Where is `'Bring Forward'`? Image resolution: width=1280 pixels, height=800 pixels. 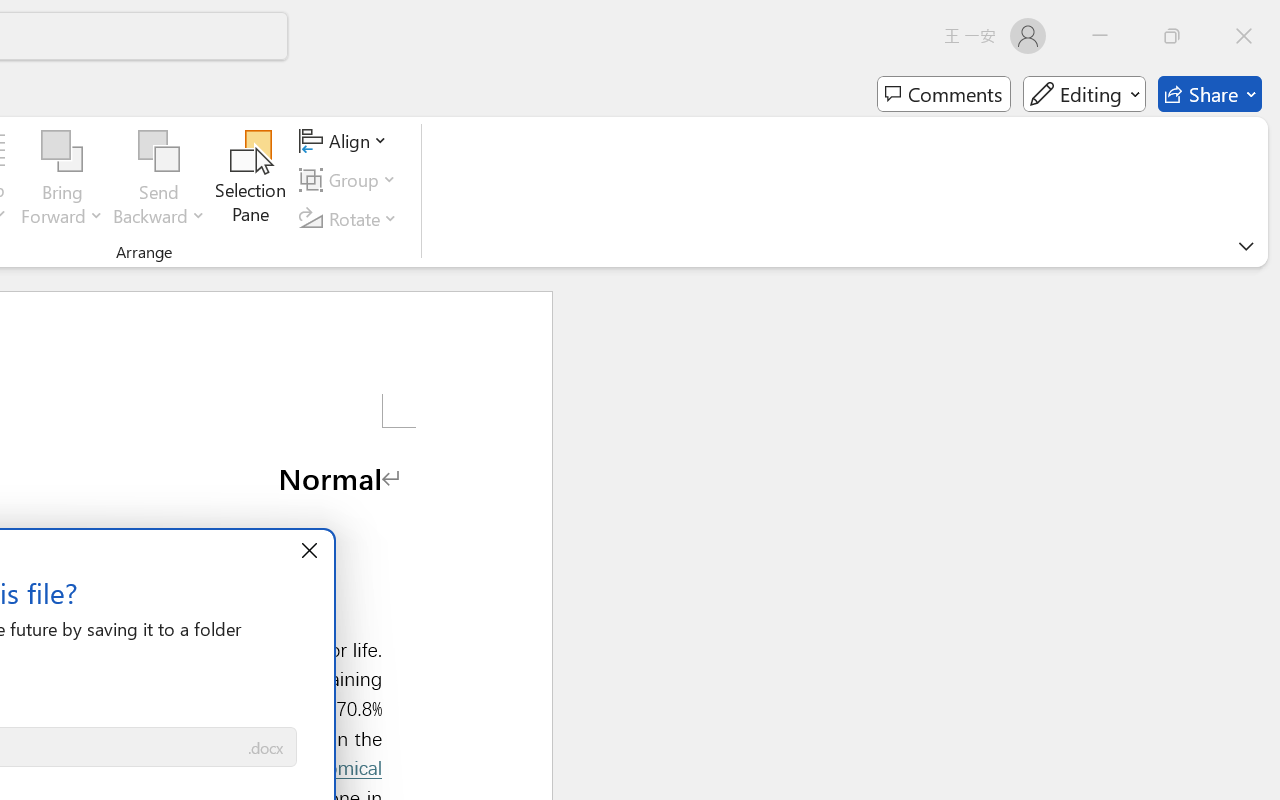 'Bring Forward' is located at coordinates (62, 179).